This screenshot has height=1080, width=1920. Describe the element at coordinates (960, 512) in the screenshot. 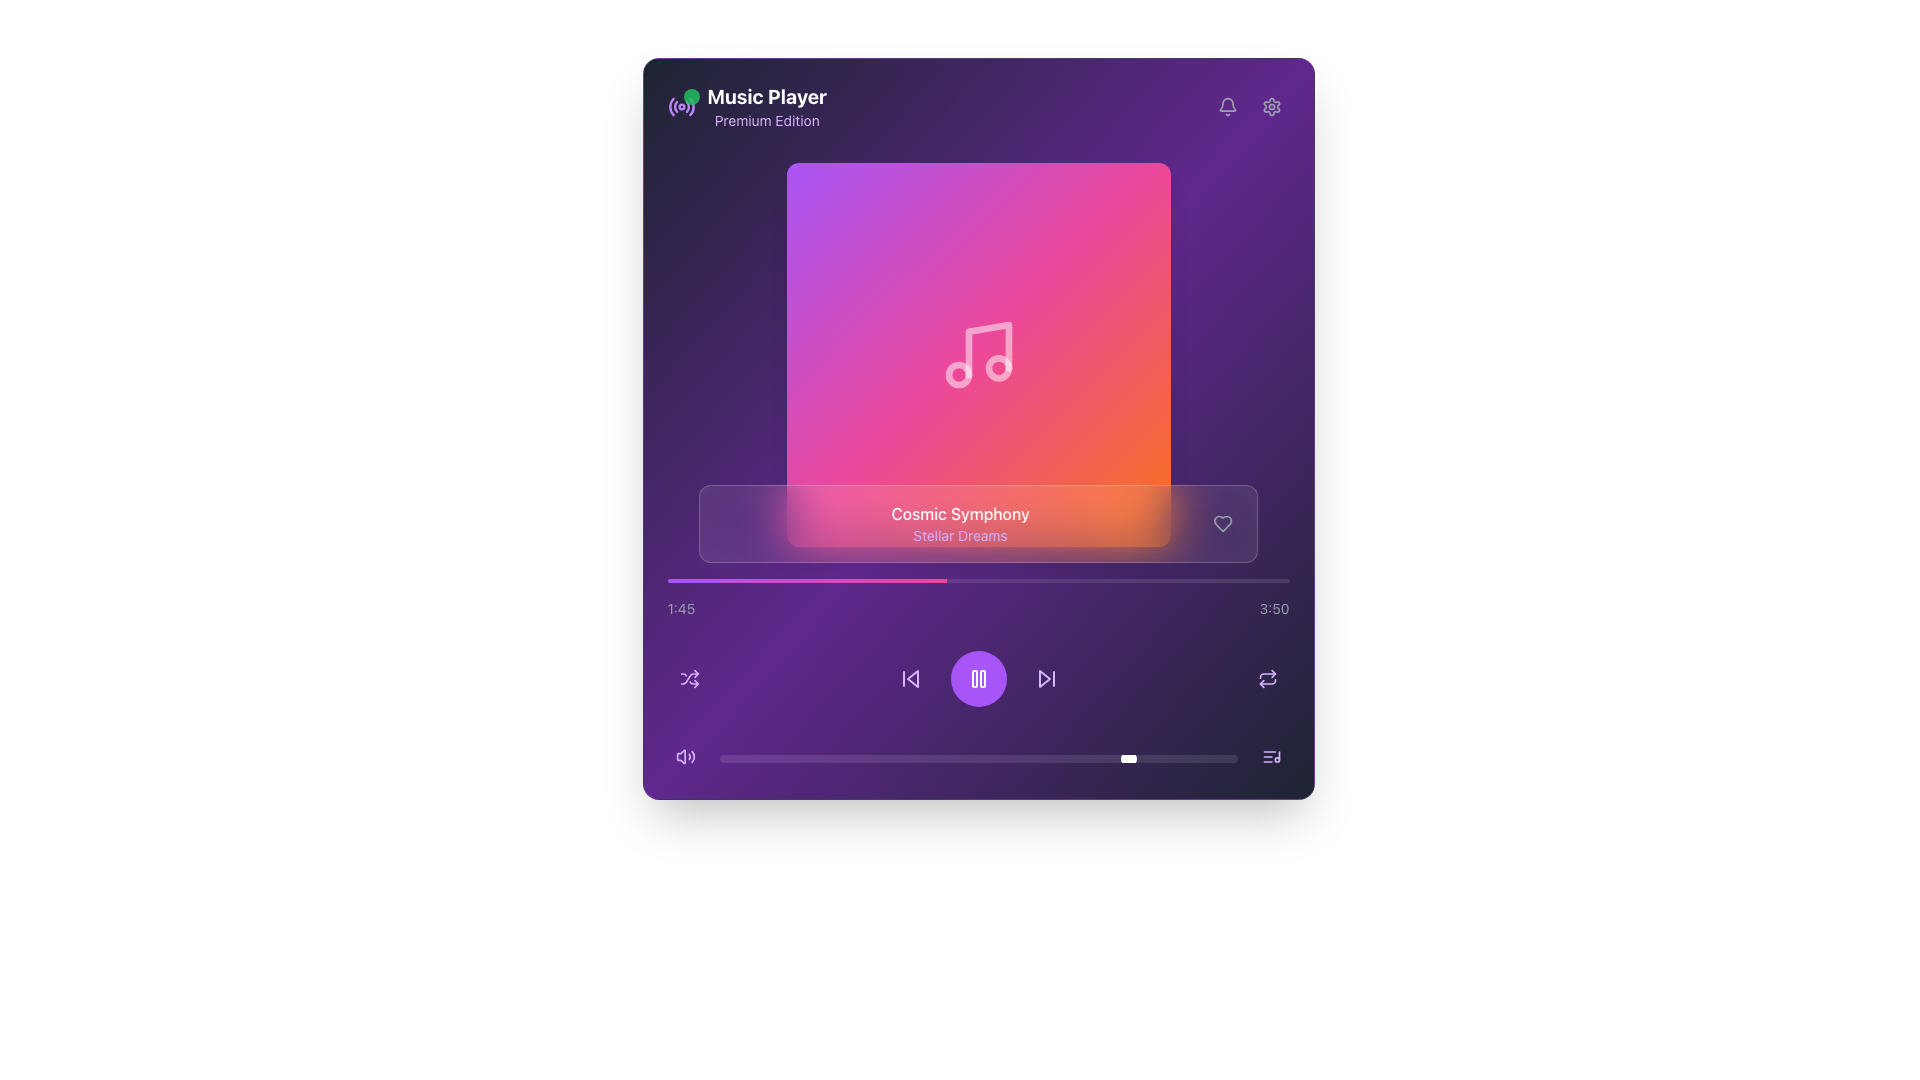

I see `text displayed in the Text Label that shows the title of the currently playing media, located below the album artwork and above another text element displaying 'Stellar Dreams'` at that location.